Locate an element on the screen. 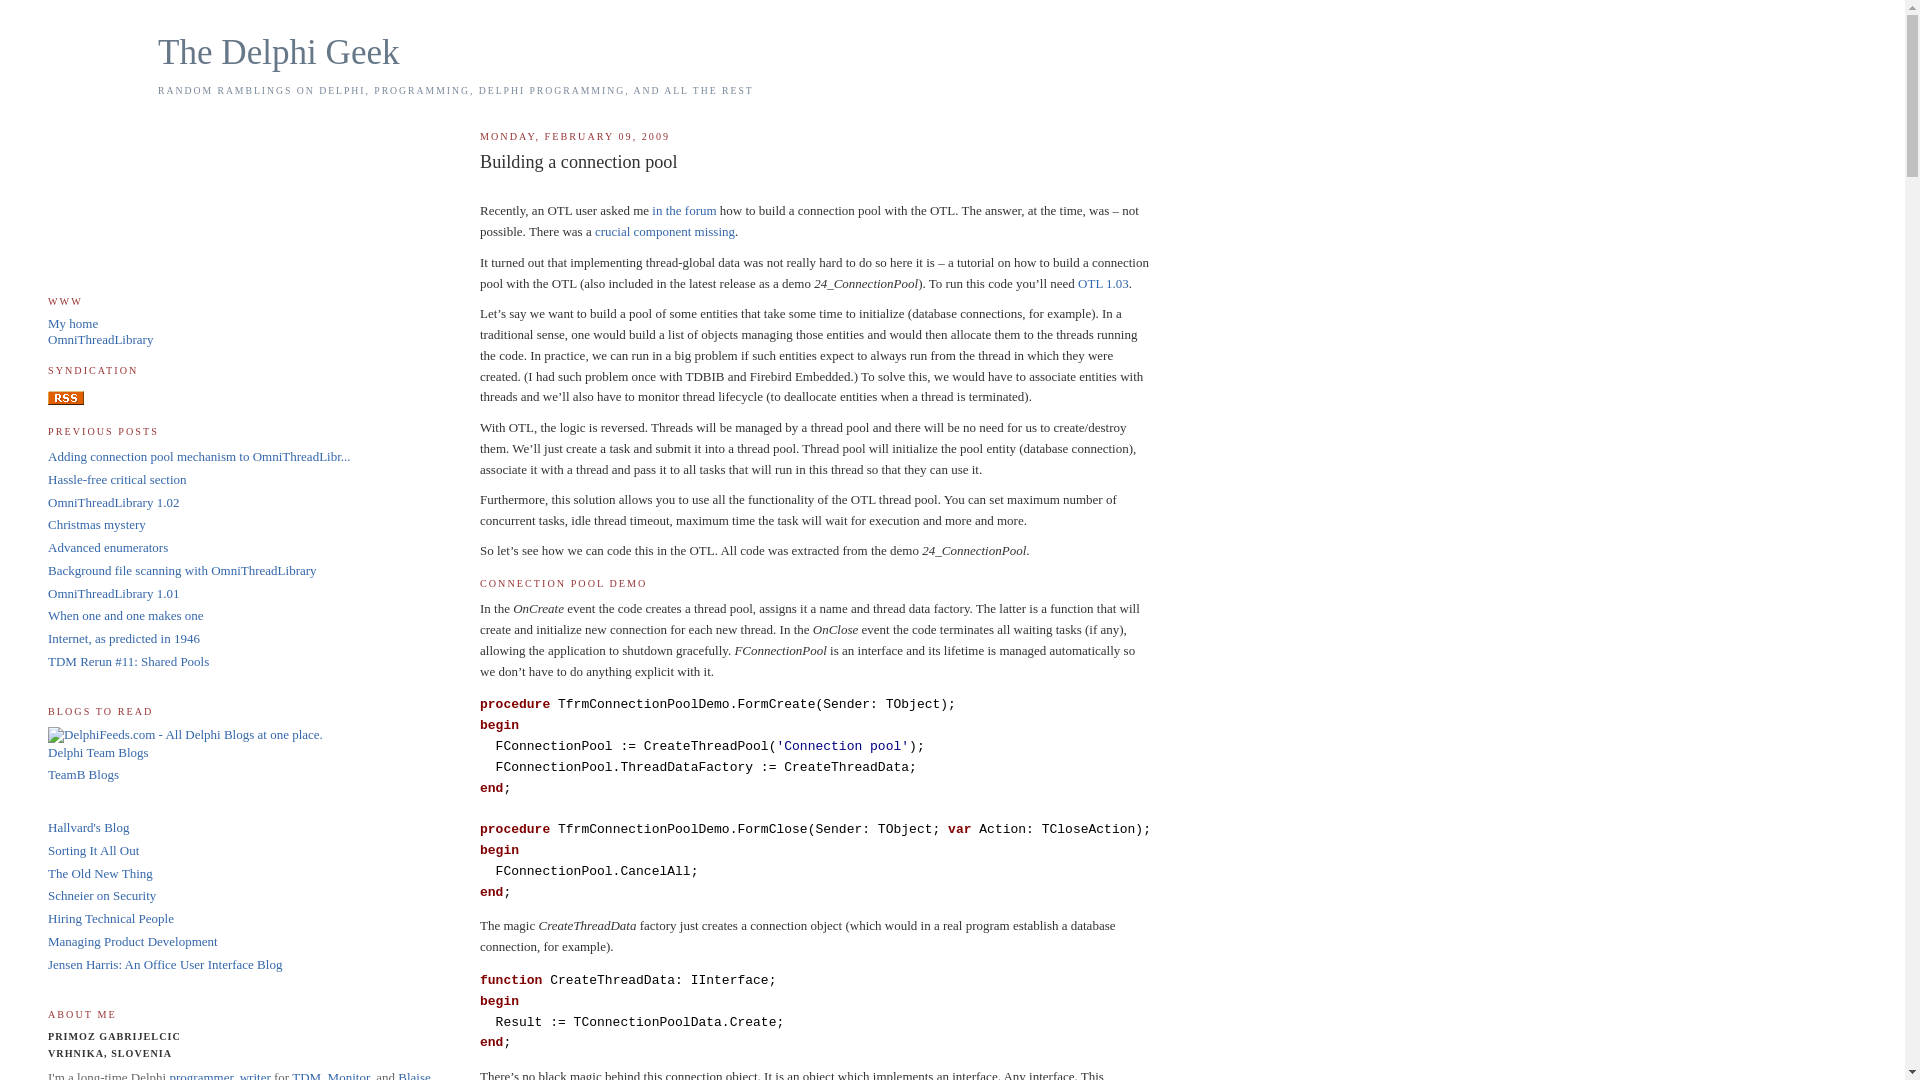 The image size is (1920, 1080). 'Internet, as predicted in 1946' is located at coordinates (123, 638).